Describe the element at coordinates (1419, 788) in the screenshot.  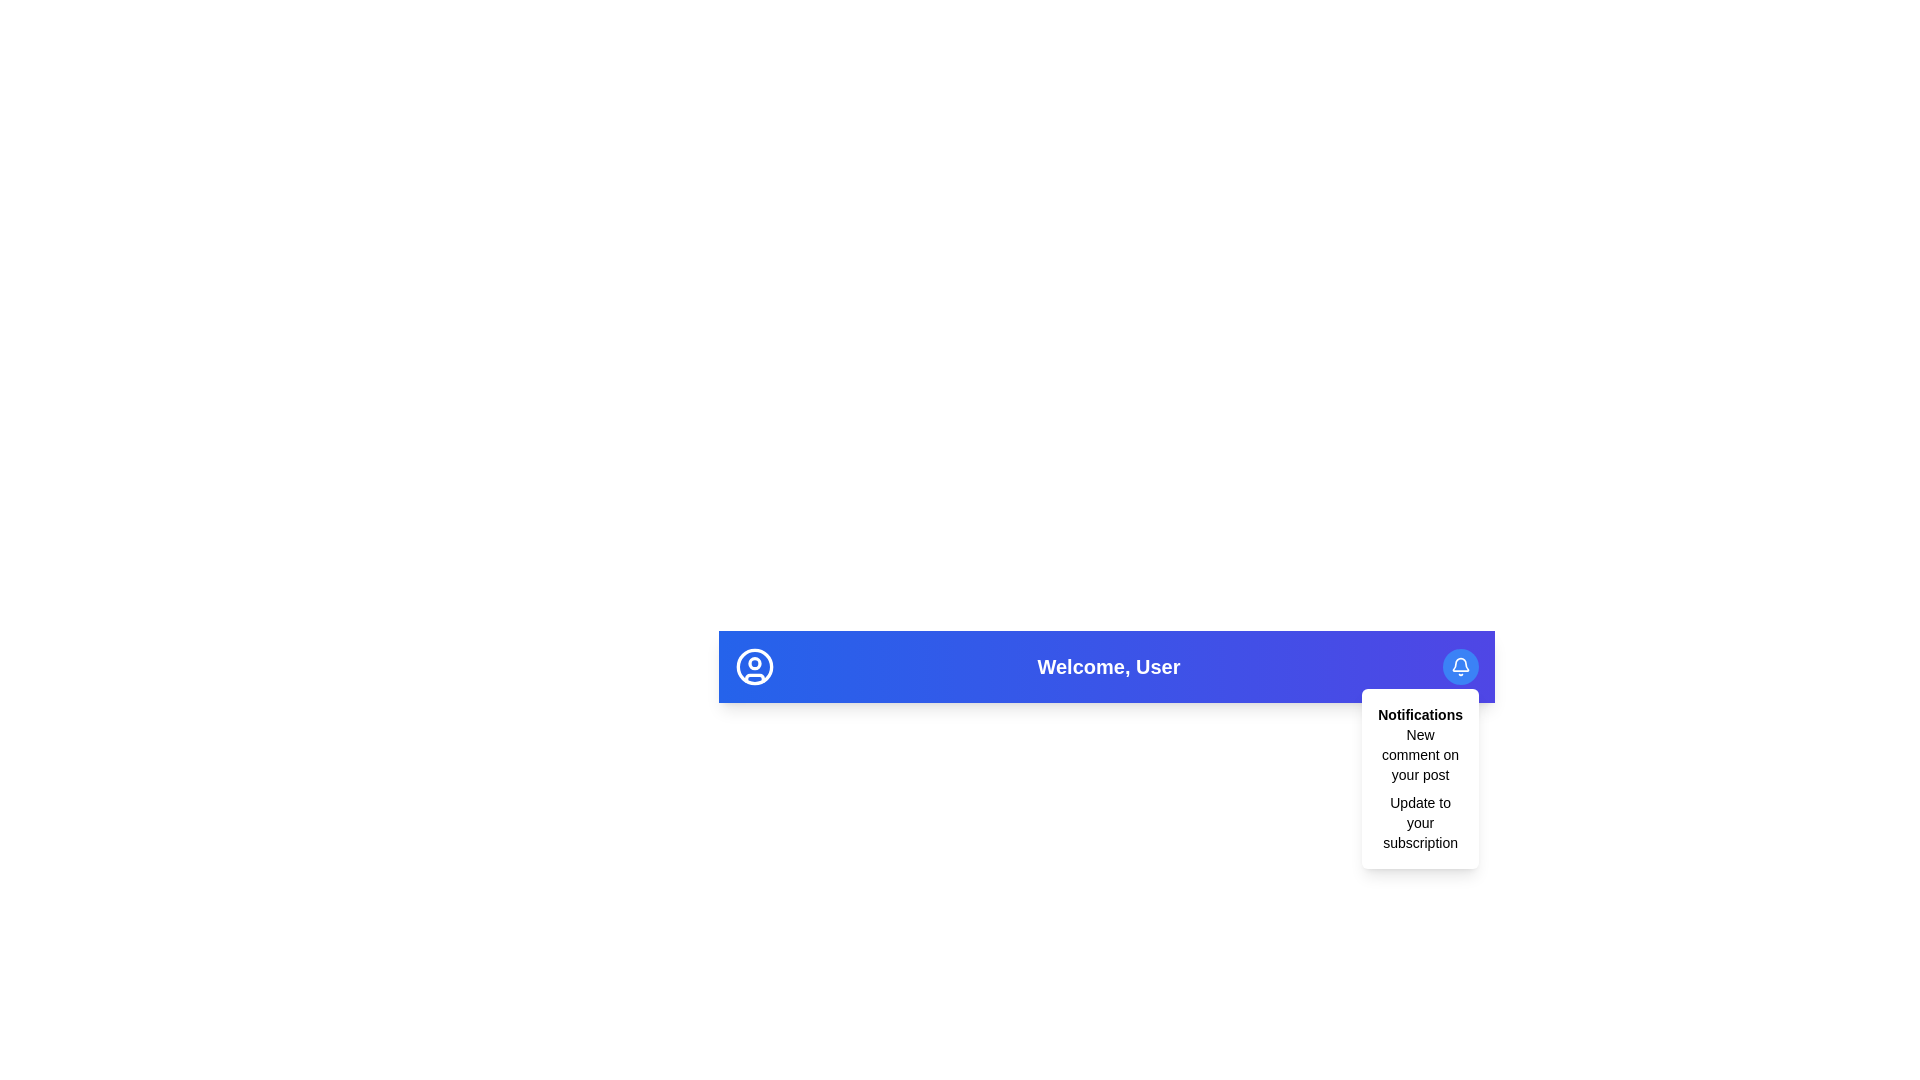
I see `the notification summary label located in the dropdown notification panel at the upper-right corner of the interface, below the header 'Notifications'` at that location.